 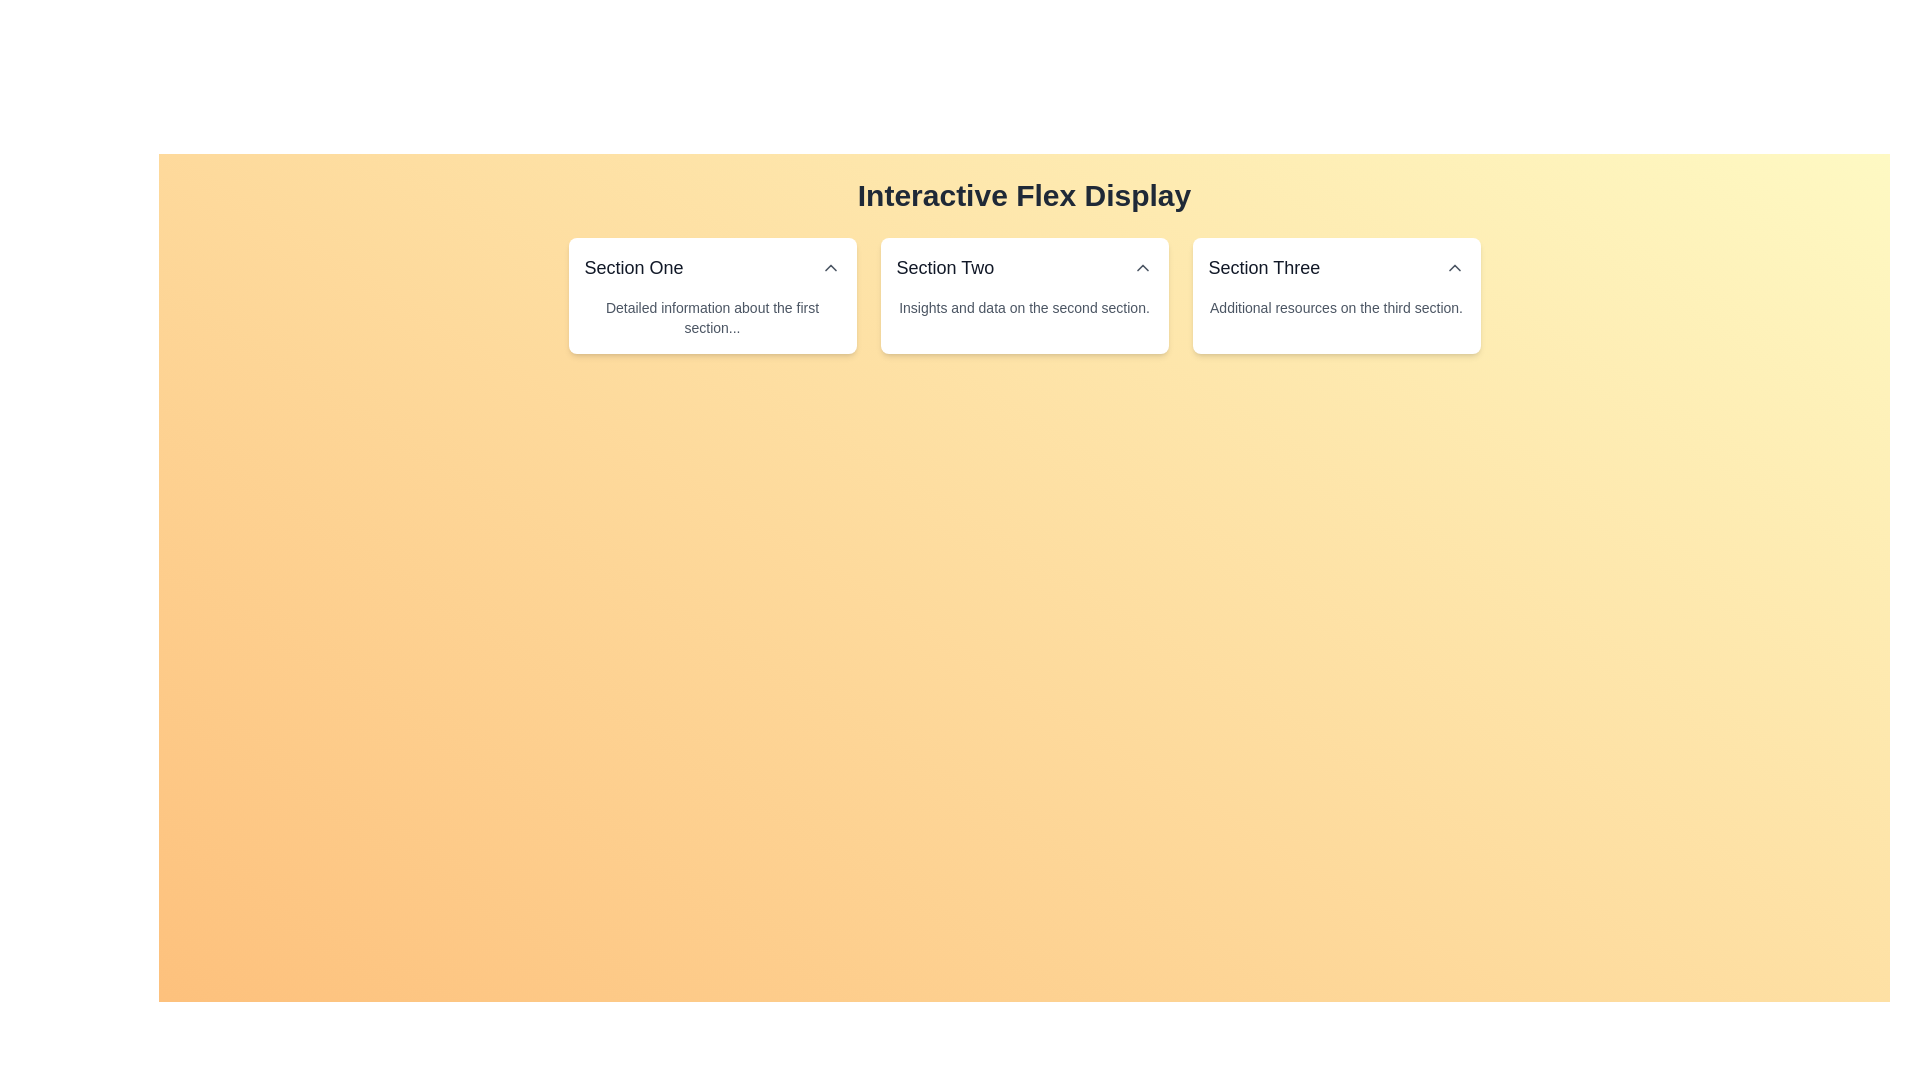 I want to click on the descriptive text element located beneath the title 'Section Two' within the second card of three horizontally aligned cards, so click(x=1024, y=308).